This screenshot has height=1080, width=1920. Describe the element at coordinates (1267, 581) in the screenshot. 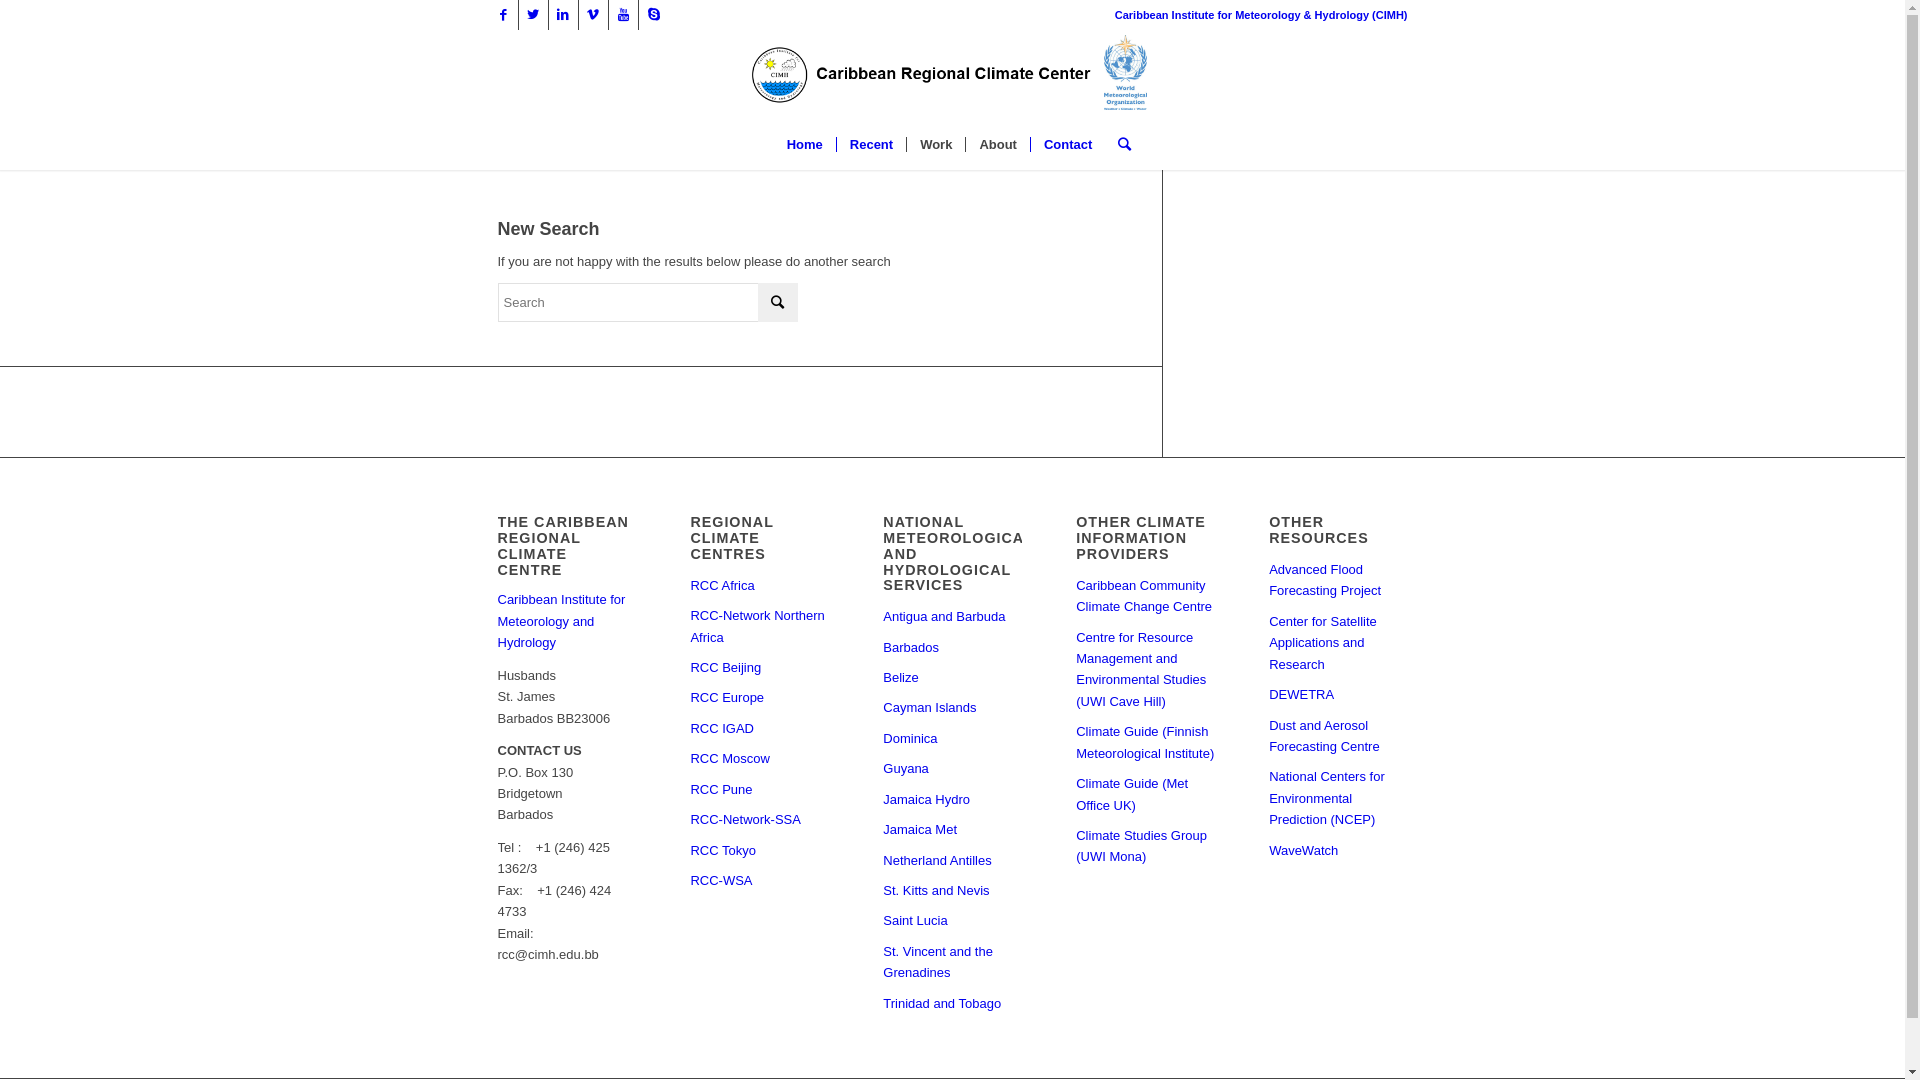

I see `'Advanced Flood Forecasting Project'` at that location.